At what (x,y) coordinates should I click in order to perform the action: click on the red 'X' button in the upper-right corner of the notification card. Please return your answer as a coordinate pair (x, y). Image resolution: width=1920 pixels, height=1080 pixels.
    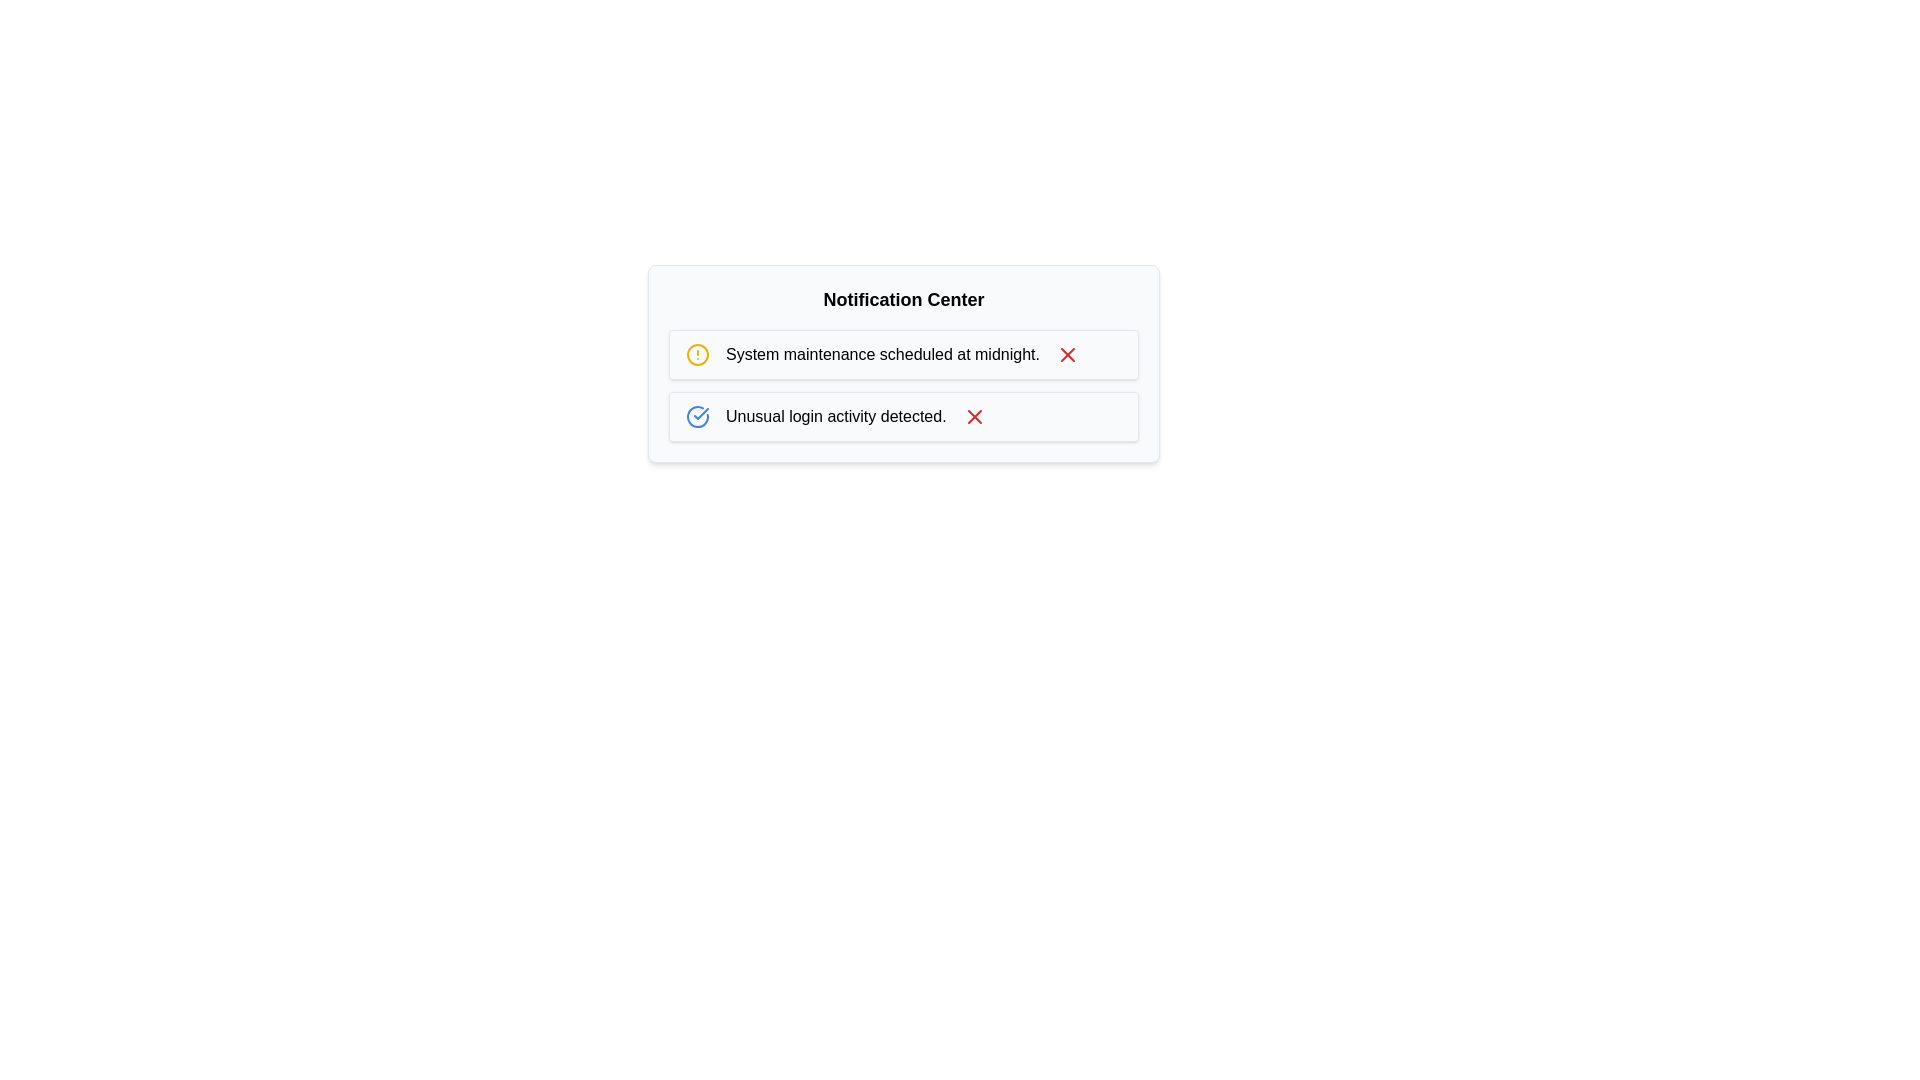
    Looking at the image, I should click on (1066, 353).